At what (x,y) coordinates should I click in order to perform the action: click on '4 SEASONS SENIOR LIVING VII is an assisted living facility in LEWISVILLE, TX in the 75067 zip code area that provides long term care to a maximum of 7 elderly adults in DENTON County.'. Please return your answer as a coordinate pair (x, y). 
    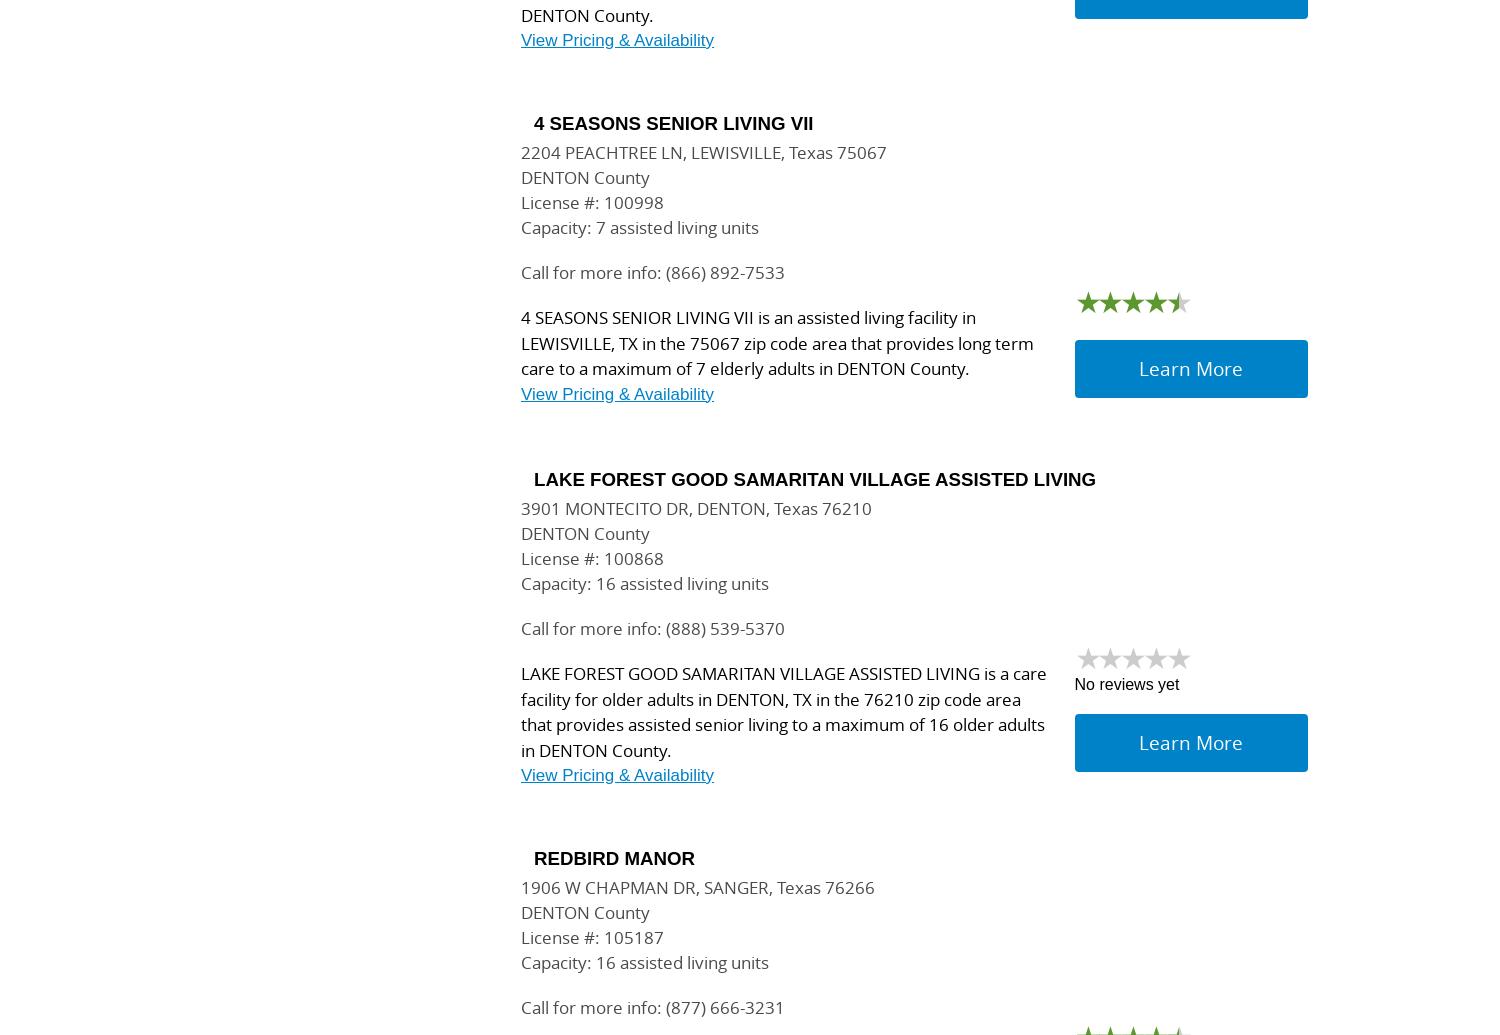
    Looking at the image, I should click on (777, 342).